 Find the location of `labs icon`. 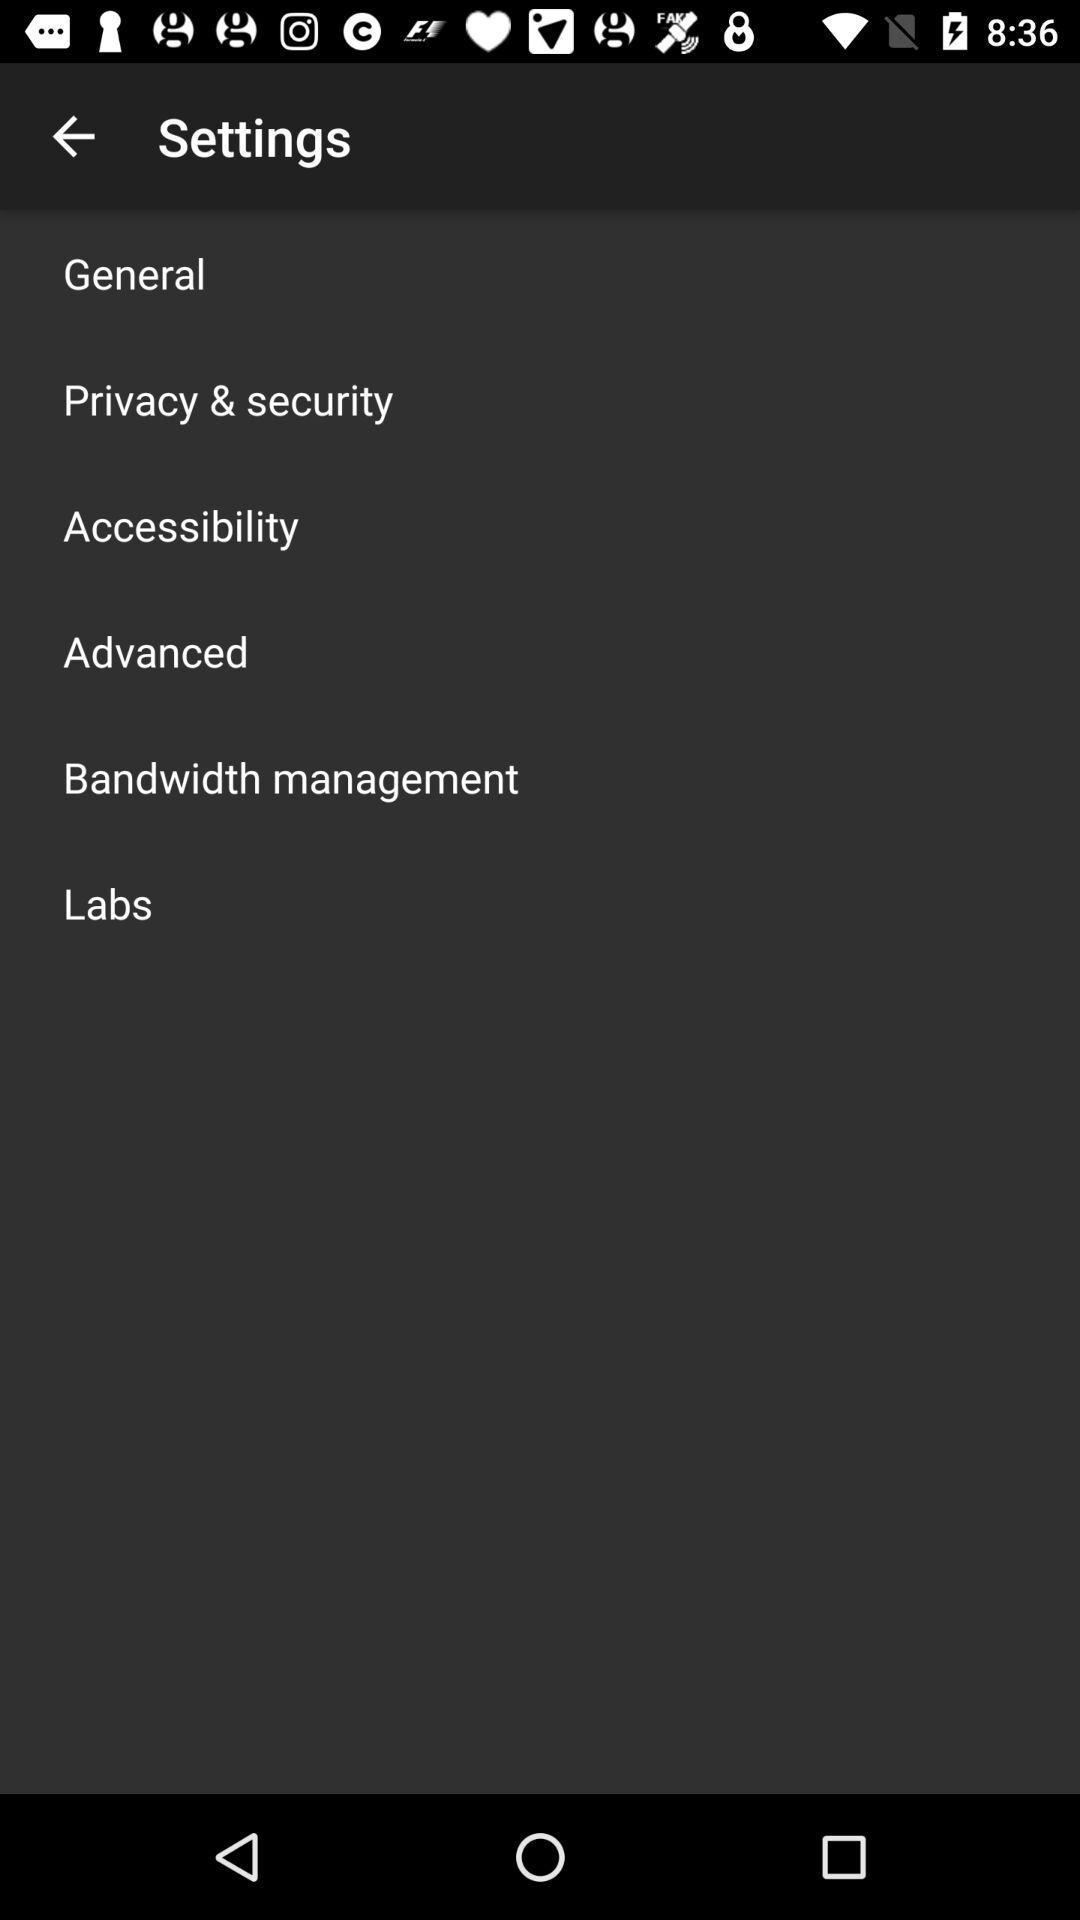

labs icon is located at coordinates (108, 901).